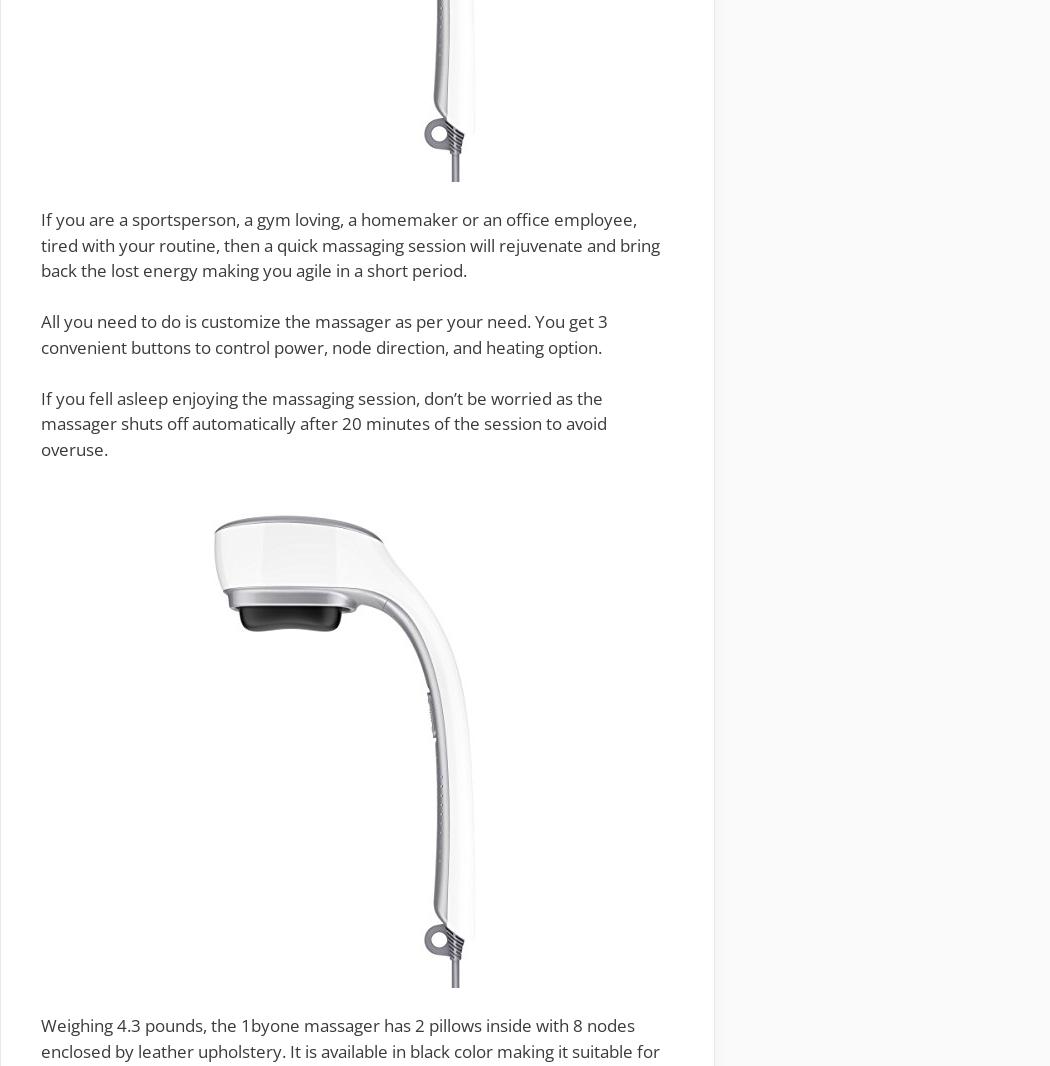 The height and width of the screenshot is (1066, 1050). What do you see at coordinates (207, 423) in the screenshot?
I see `'shuts off automatically'` at bounding box center [207, 423].